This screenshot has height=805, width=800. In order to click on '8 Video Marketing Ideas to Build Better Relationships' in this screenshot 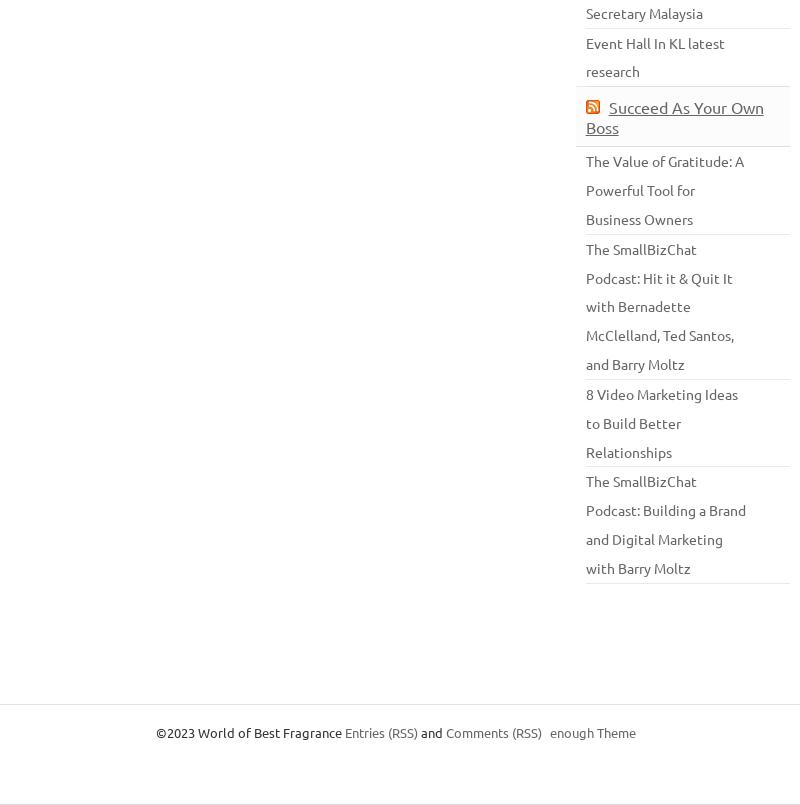, I will do `click(585, 420)`.